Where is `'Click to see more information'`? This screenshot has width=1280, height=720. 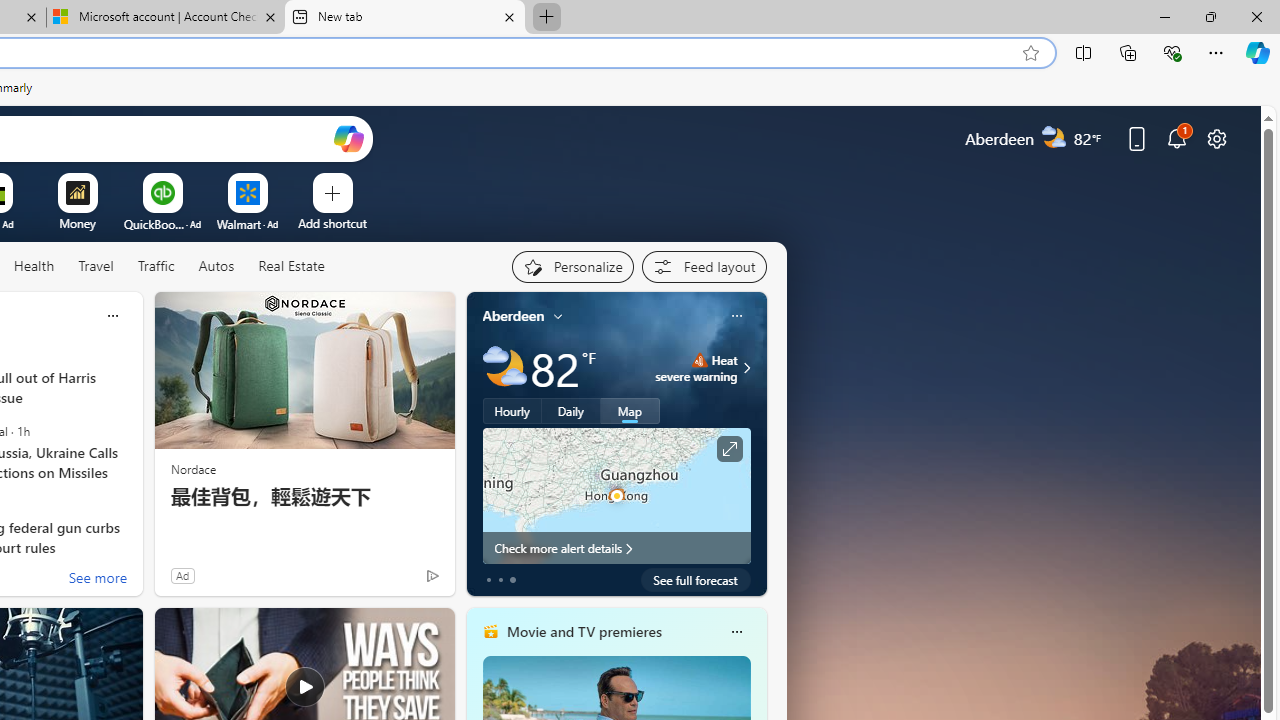 'Click to see more information' is located at coordinates (727, 448).